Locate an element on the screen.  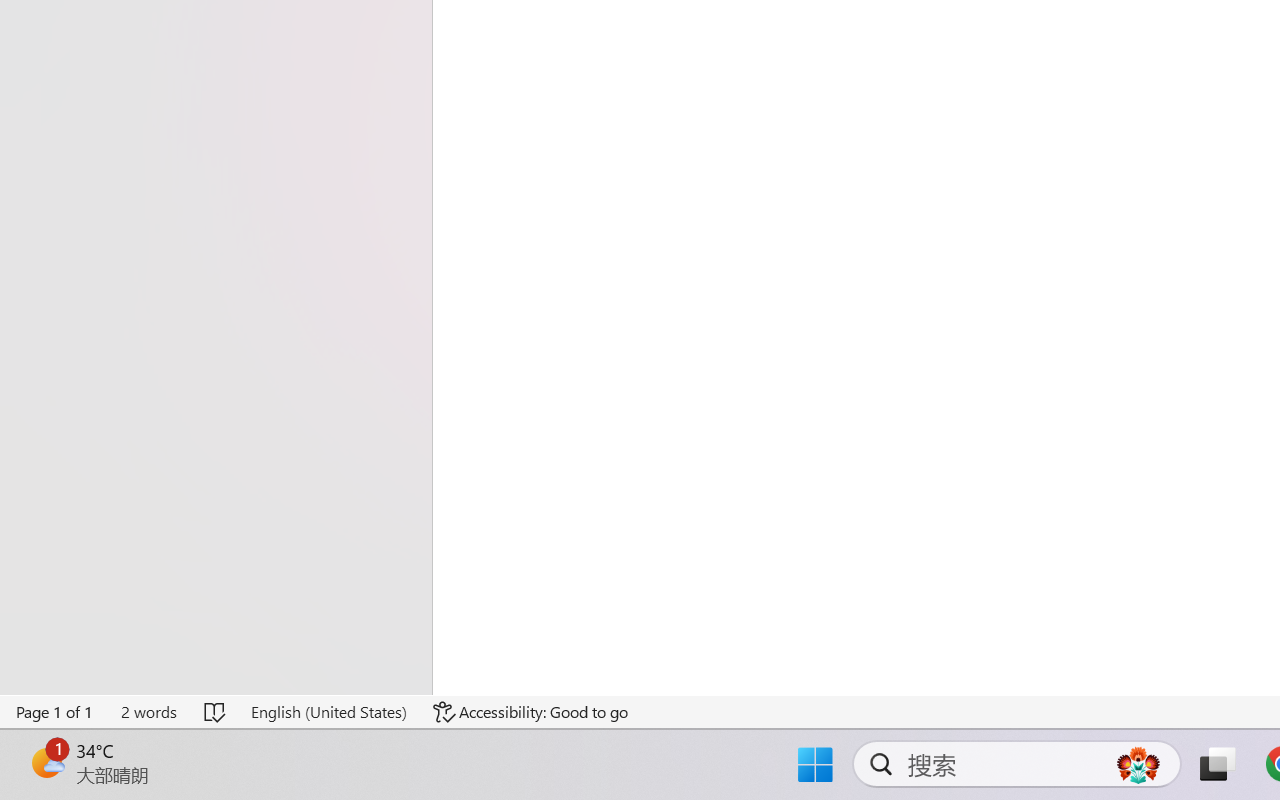
'Language English (United States)' is located at coordinates (328, 711).